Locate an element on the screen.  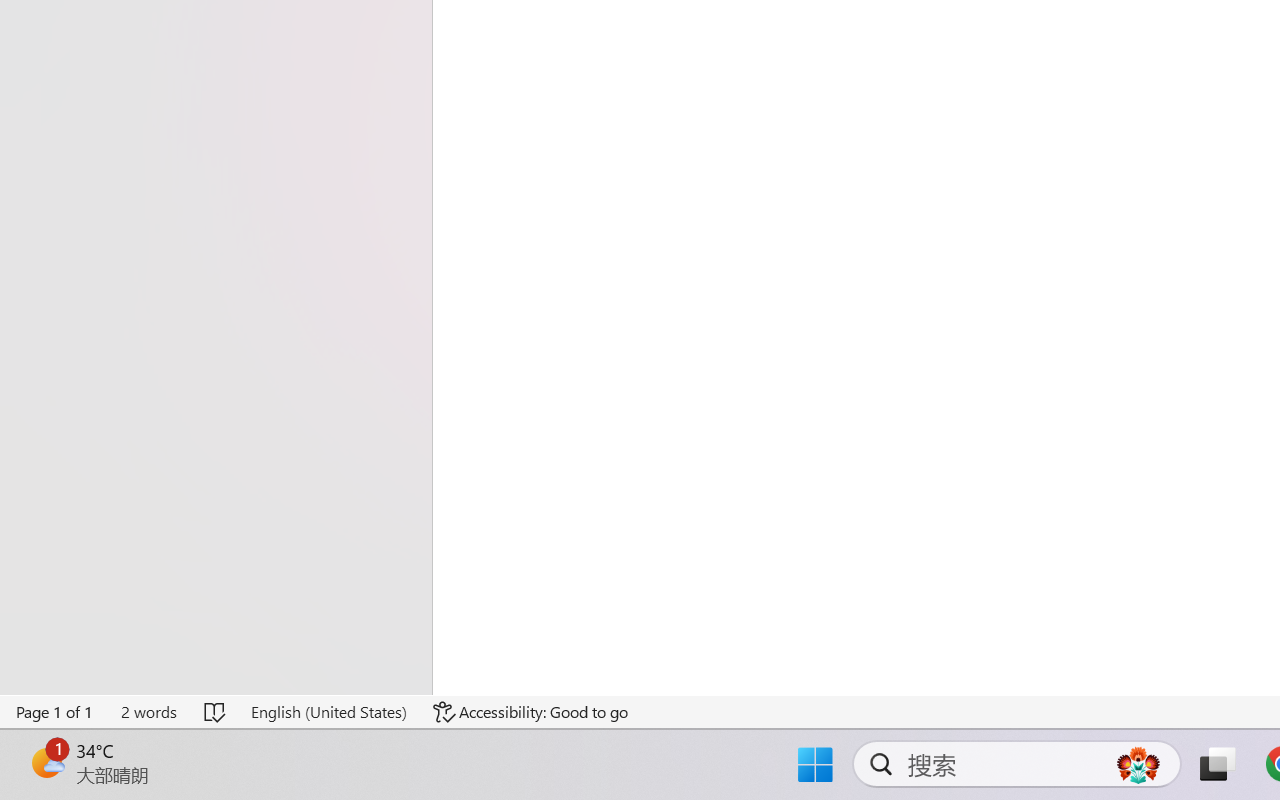
'Language English (United States)' is located at coordinates (328, 711).